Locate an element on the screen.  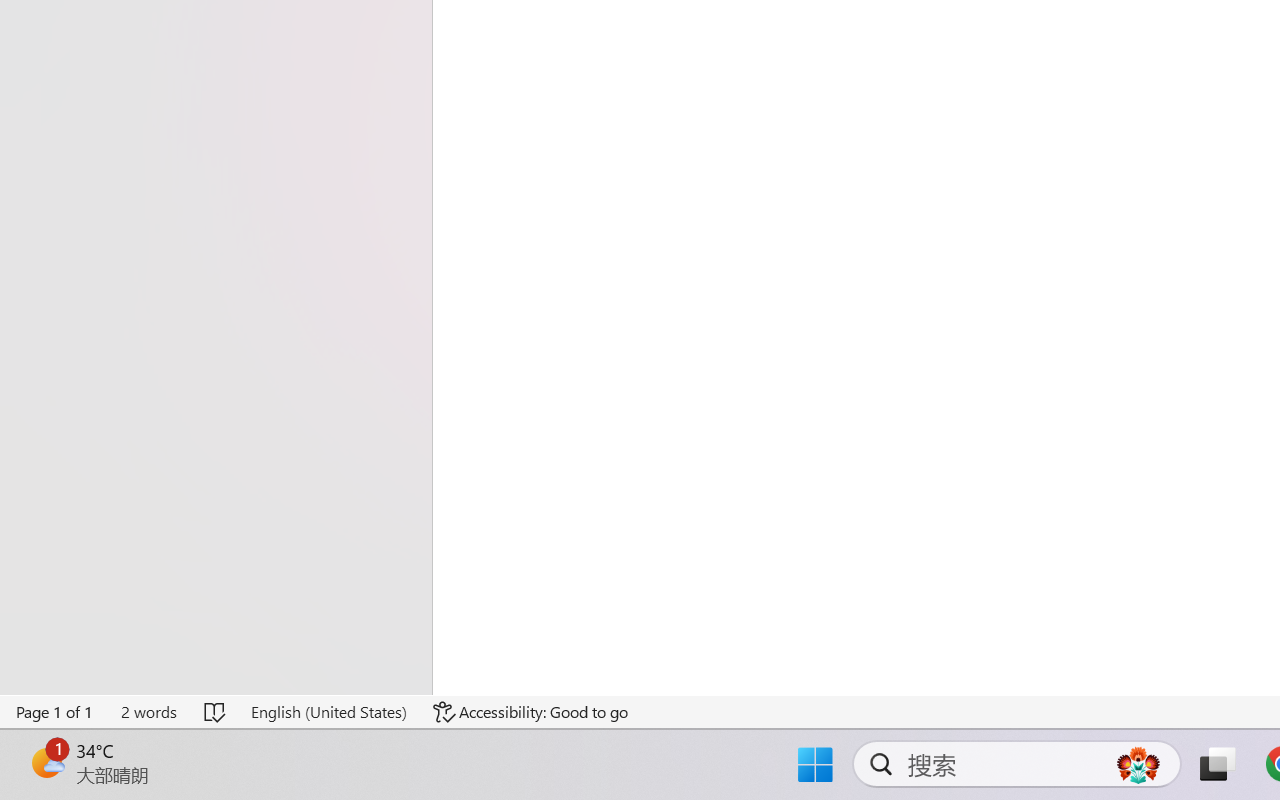
'Language English (United States)' is located at coordinates (328, 711).